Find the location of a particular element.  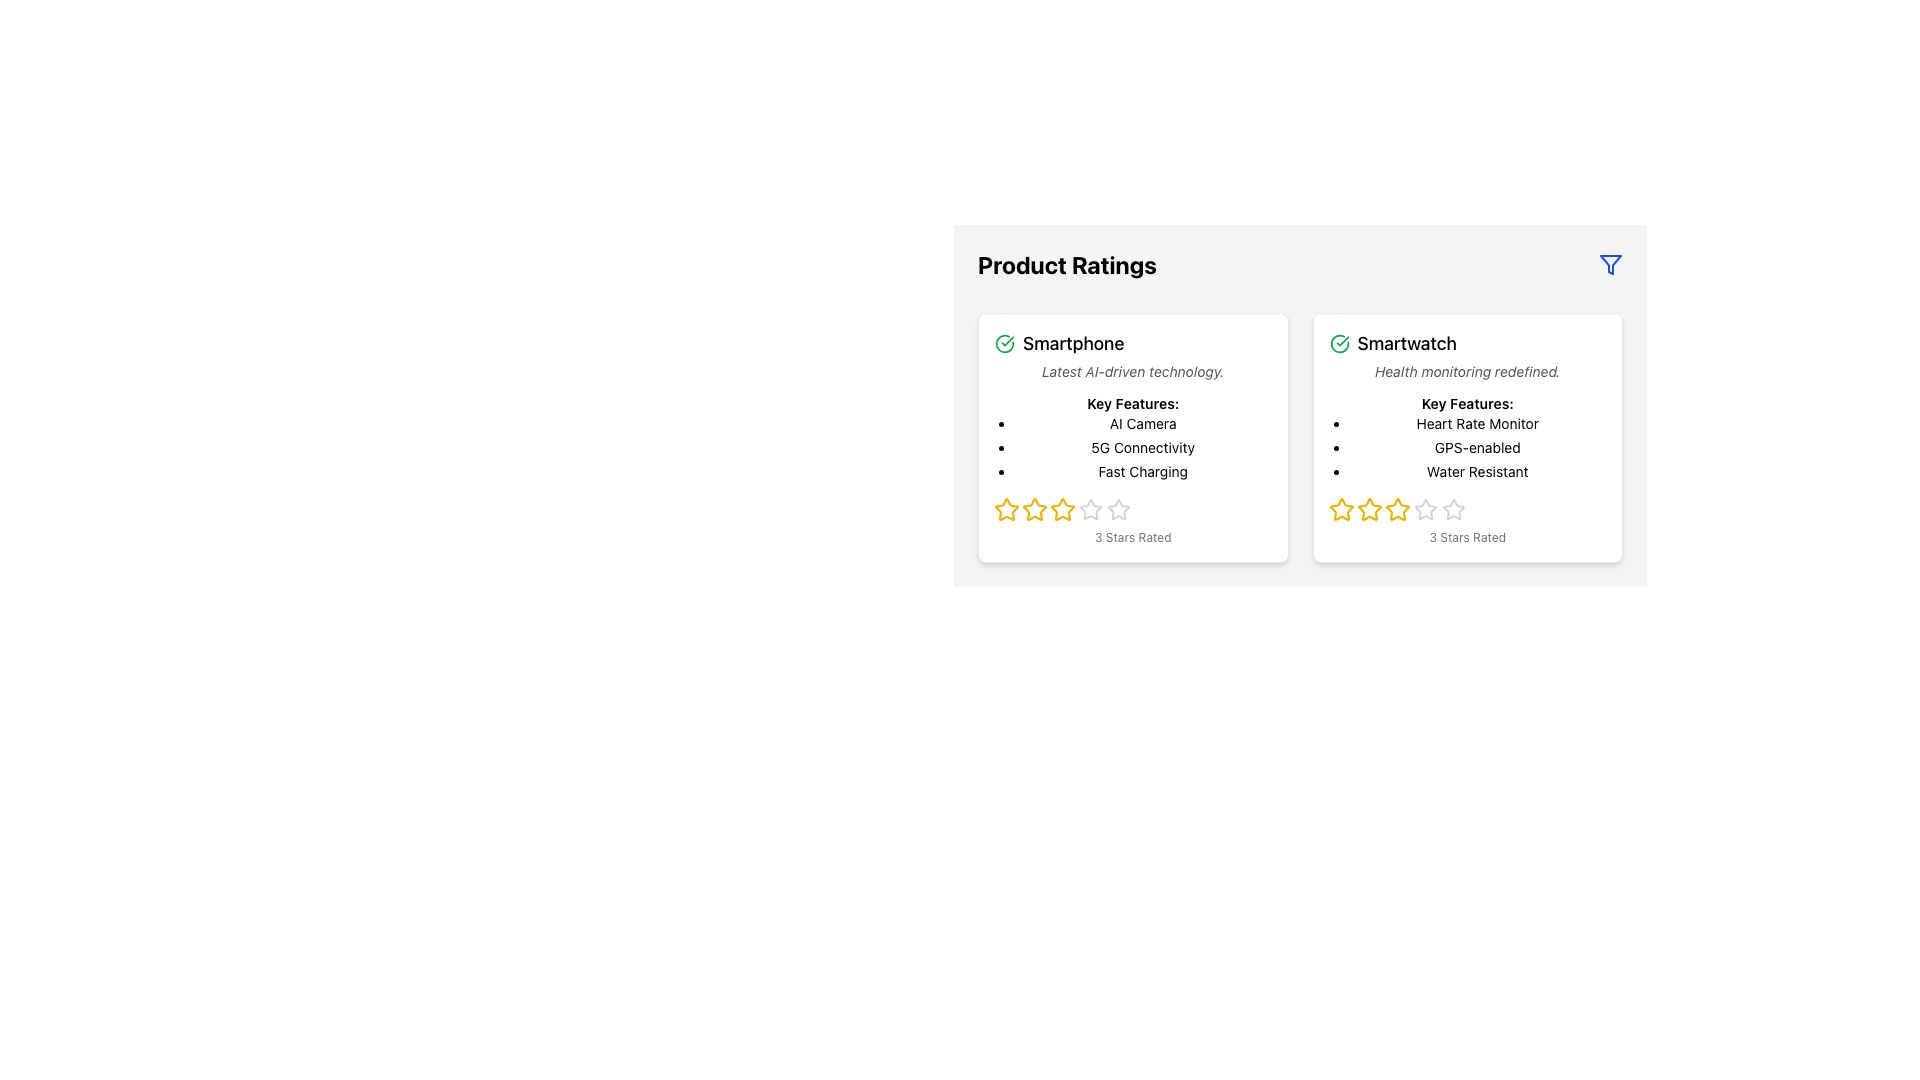

text item containing 'GPS-enabled' in the Key Features section of the Smartwatch card, which is the second item in the bullet-point list is located at coordinates (1477, 446).